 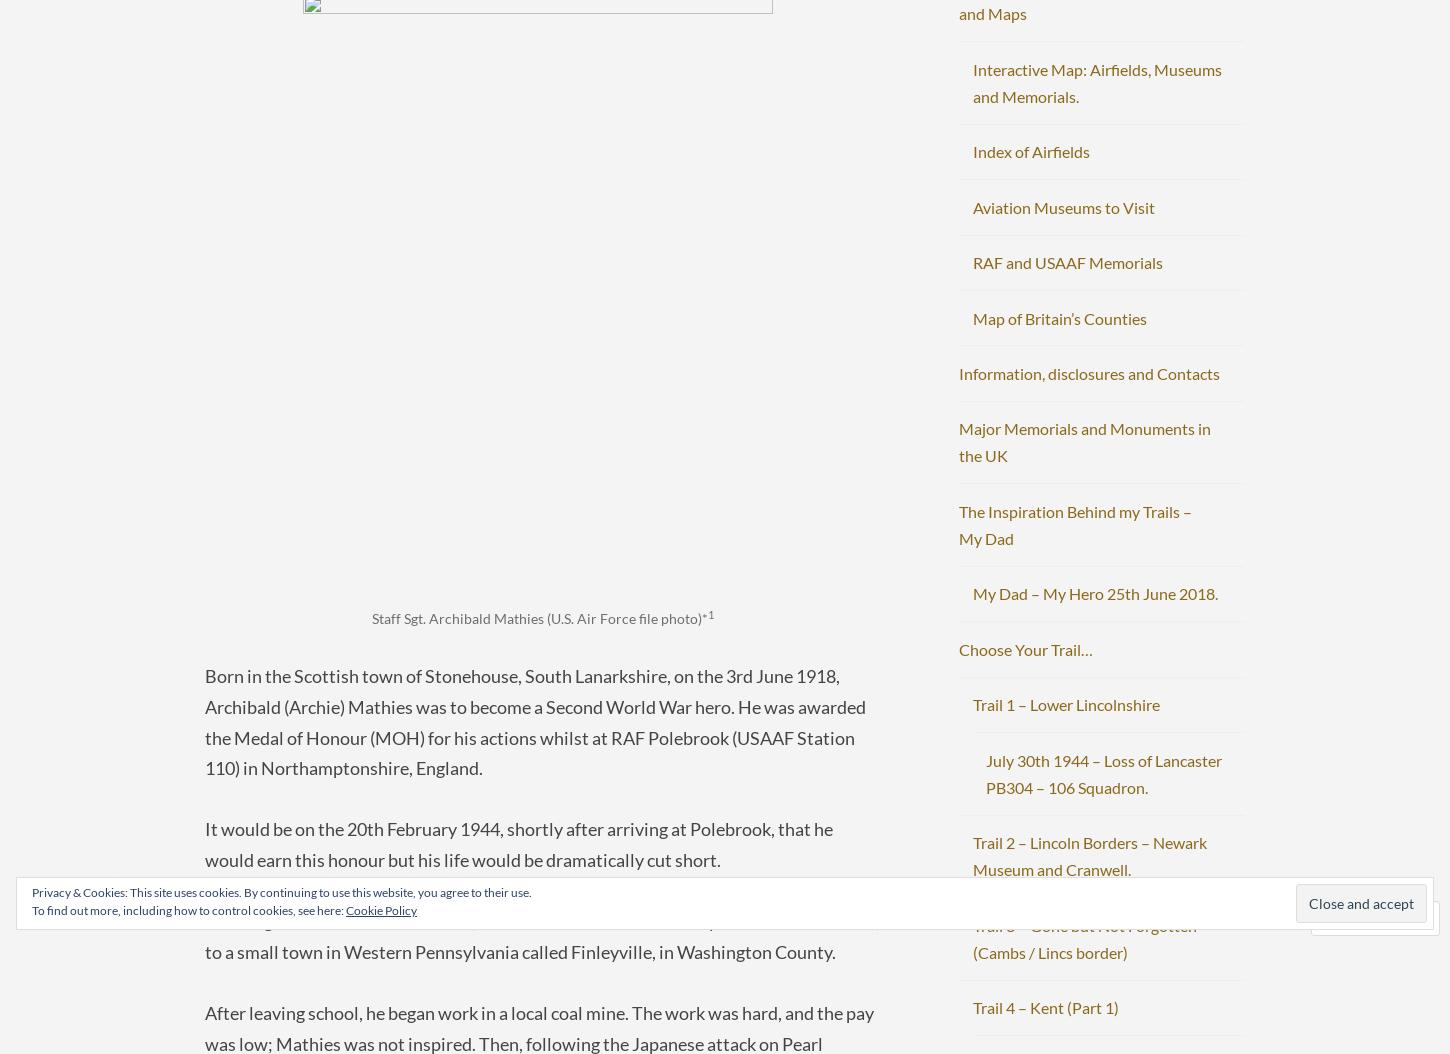 I want to click on 'Index of Airfields', so click(x=1030, y=151).